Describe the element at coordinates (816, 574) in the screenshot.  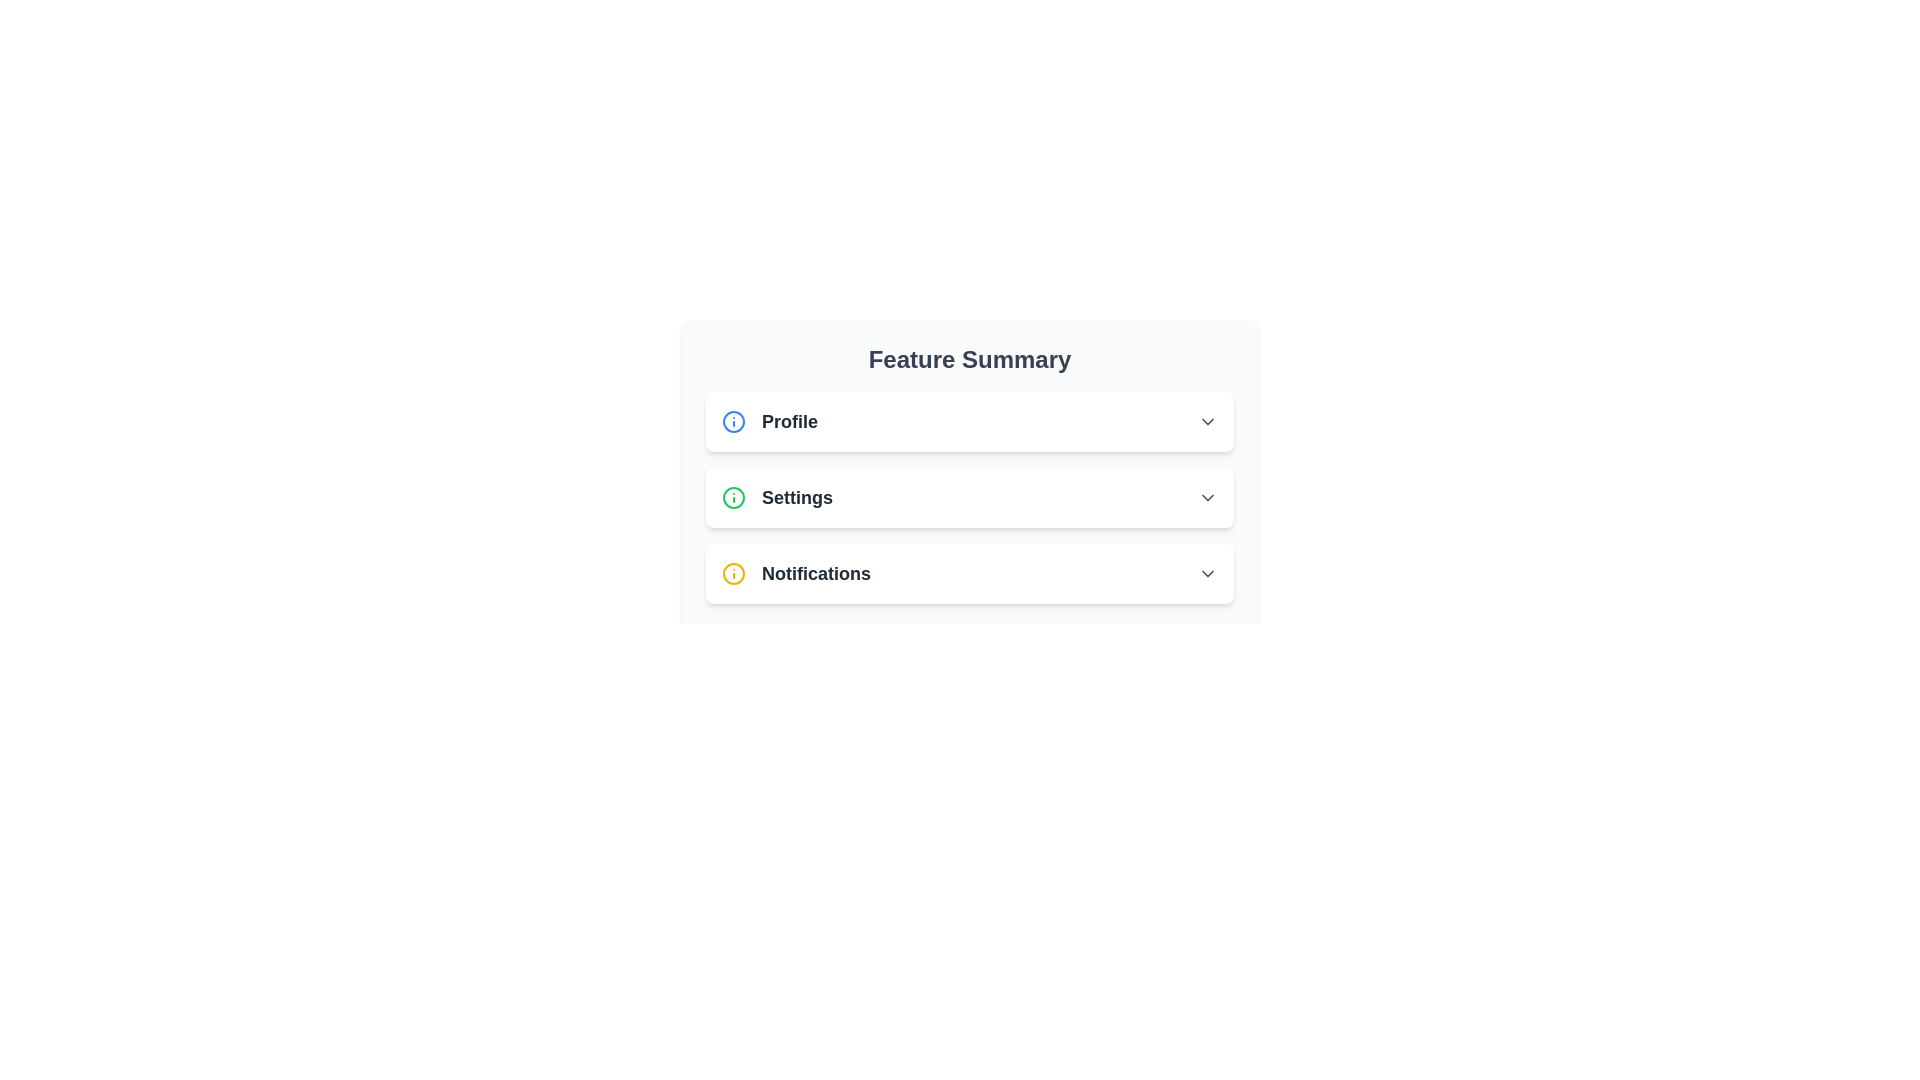
I see `the elements adjacent to the 'Notifications' label, which is a bold text field in dark gray positioned to the right of an informational icon with a yellow border` at that location.